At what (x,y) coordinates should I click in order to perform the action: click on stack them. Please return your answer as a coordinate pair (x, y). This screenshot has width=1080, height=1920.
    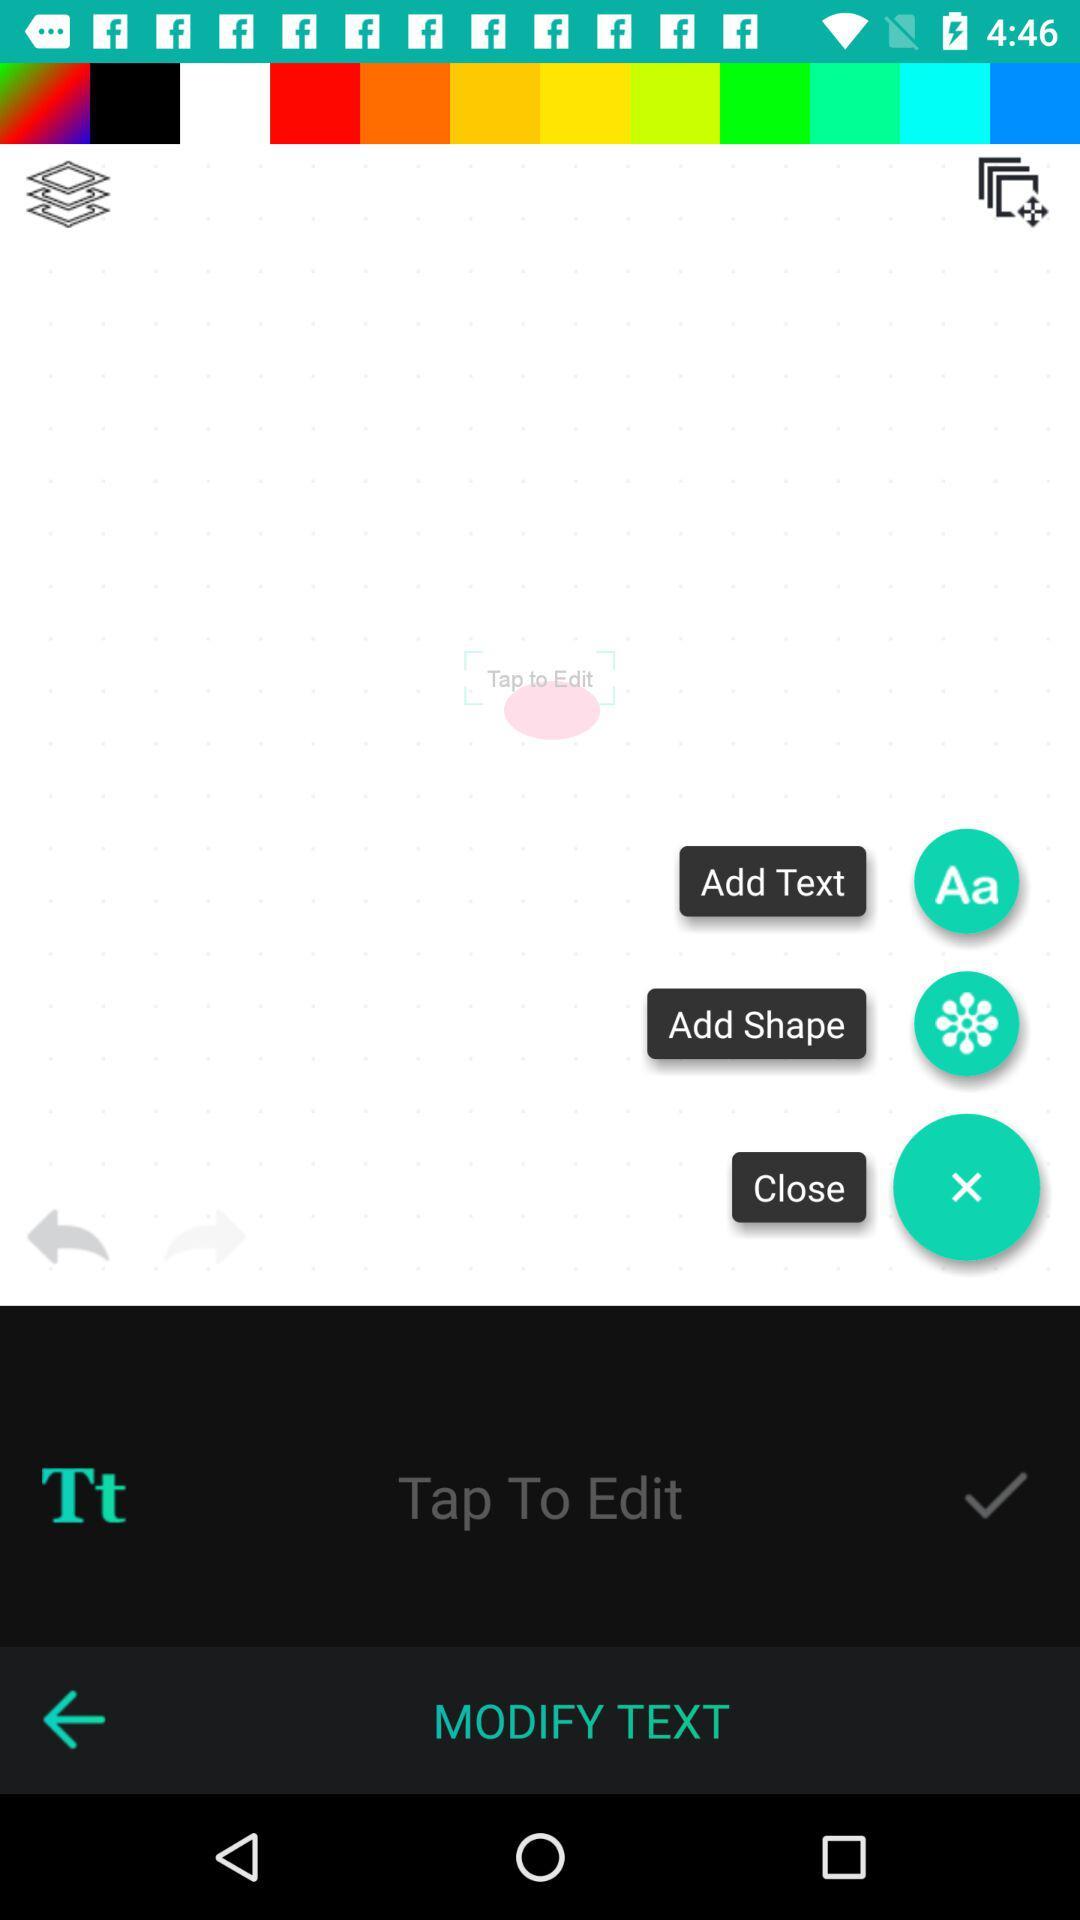
    Looking at the image, I should click on (67, 194).